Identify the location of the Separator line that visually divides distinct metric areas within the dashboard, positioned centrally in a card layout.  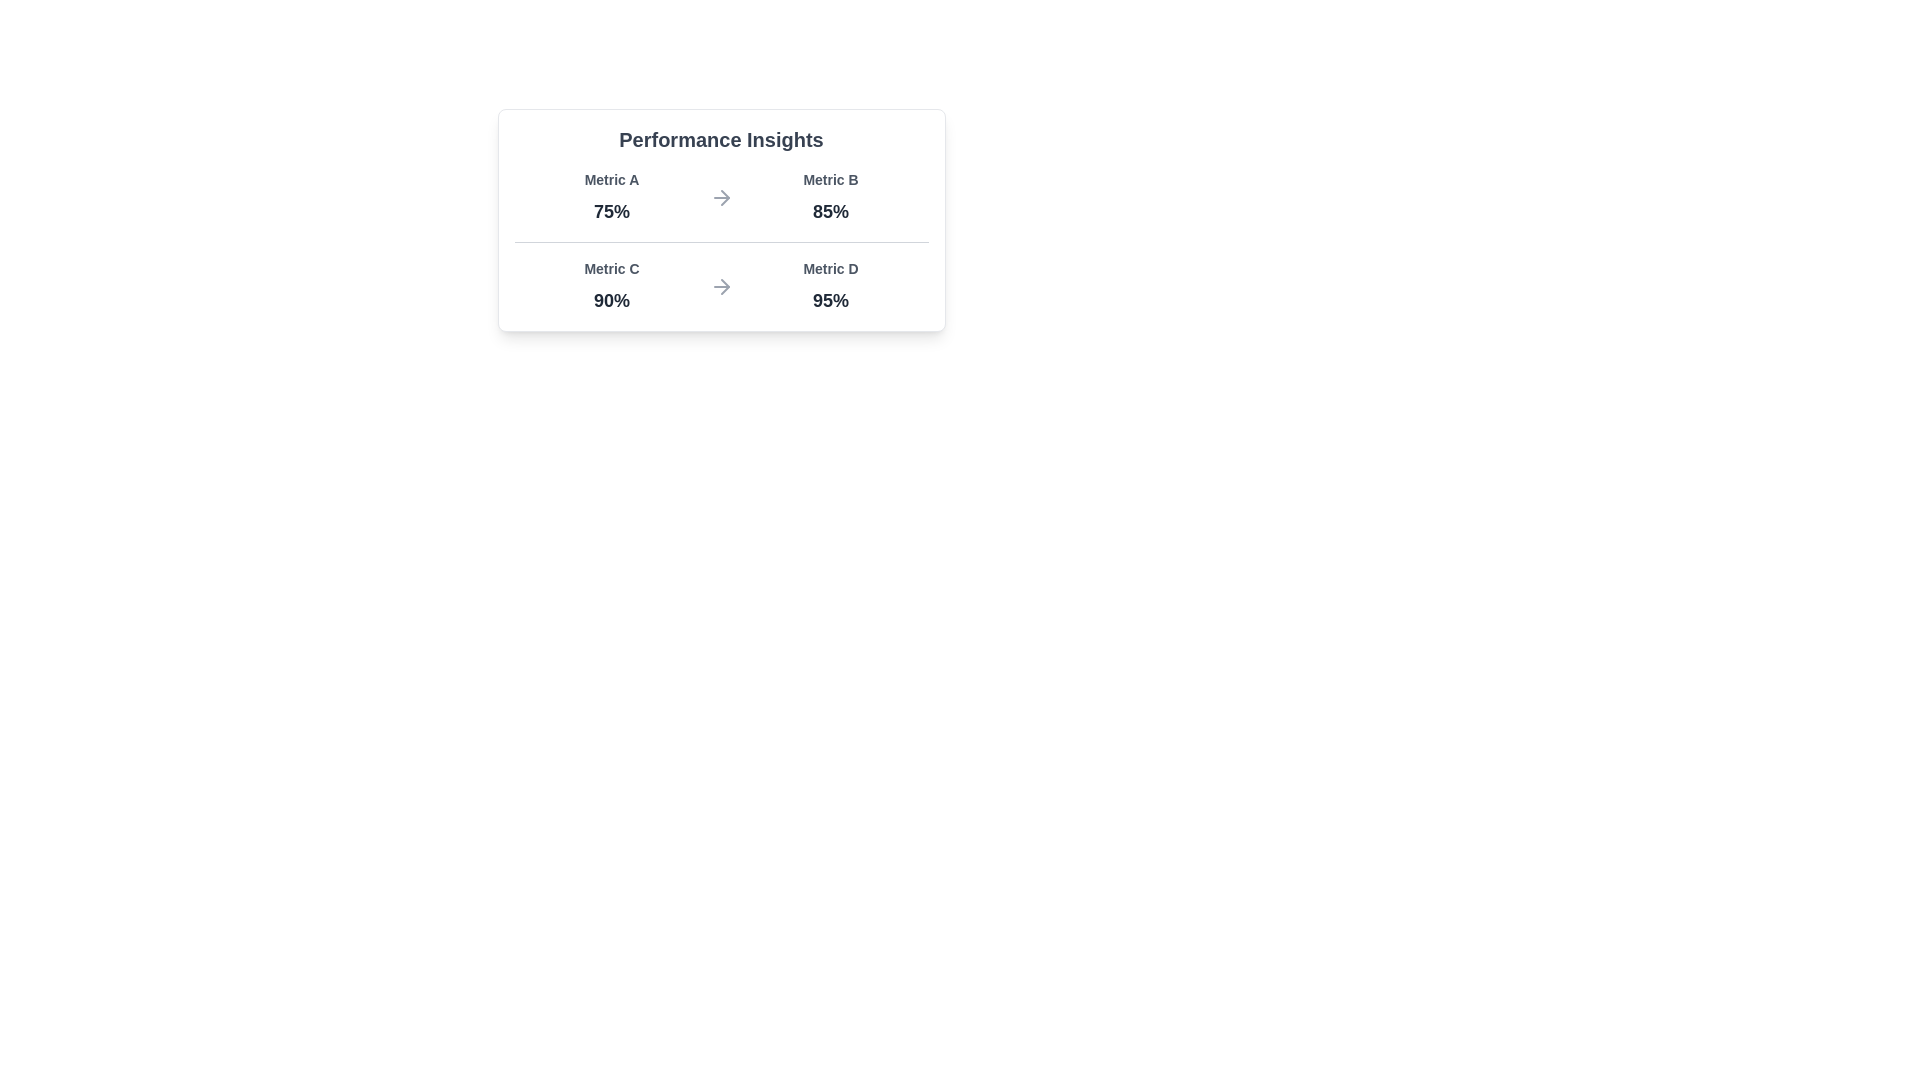
(720, 241).